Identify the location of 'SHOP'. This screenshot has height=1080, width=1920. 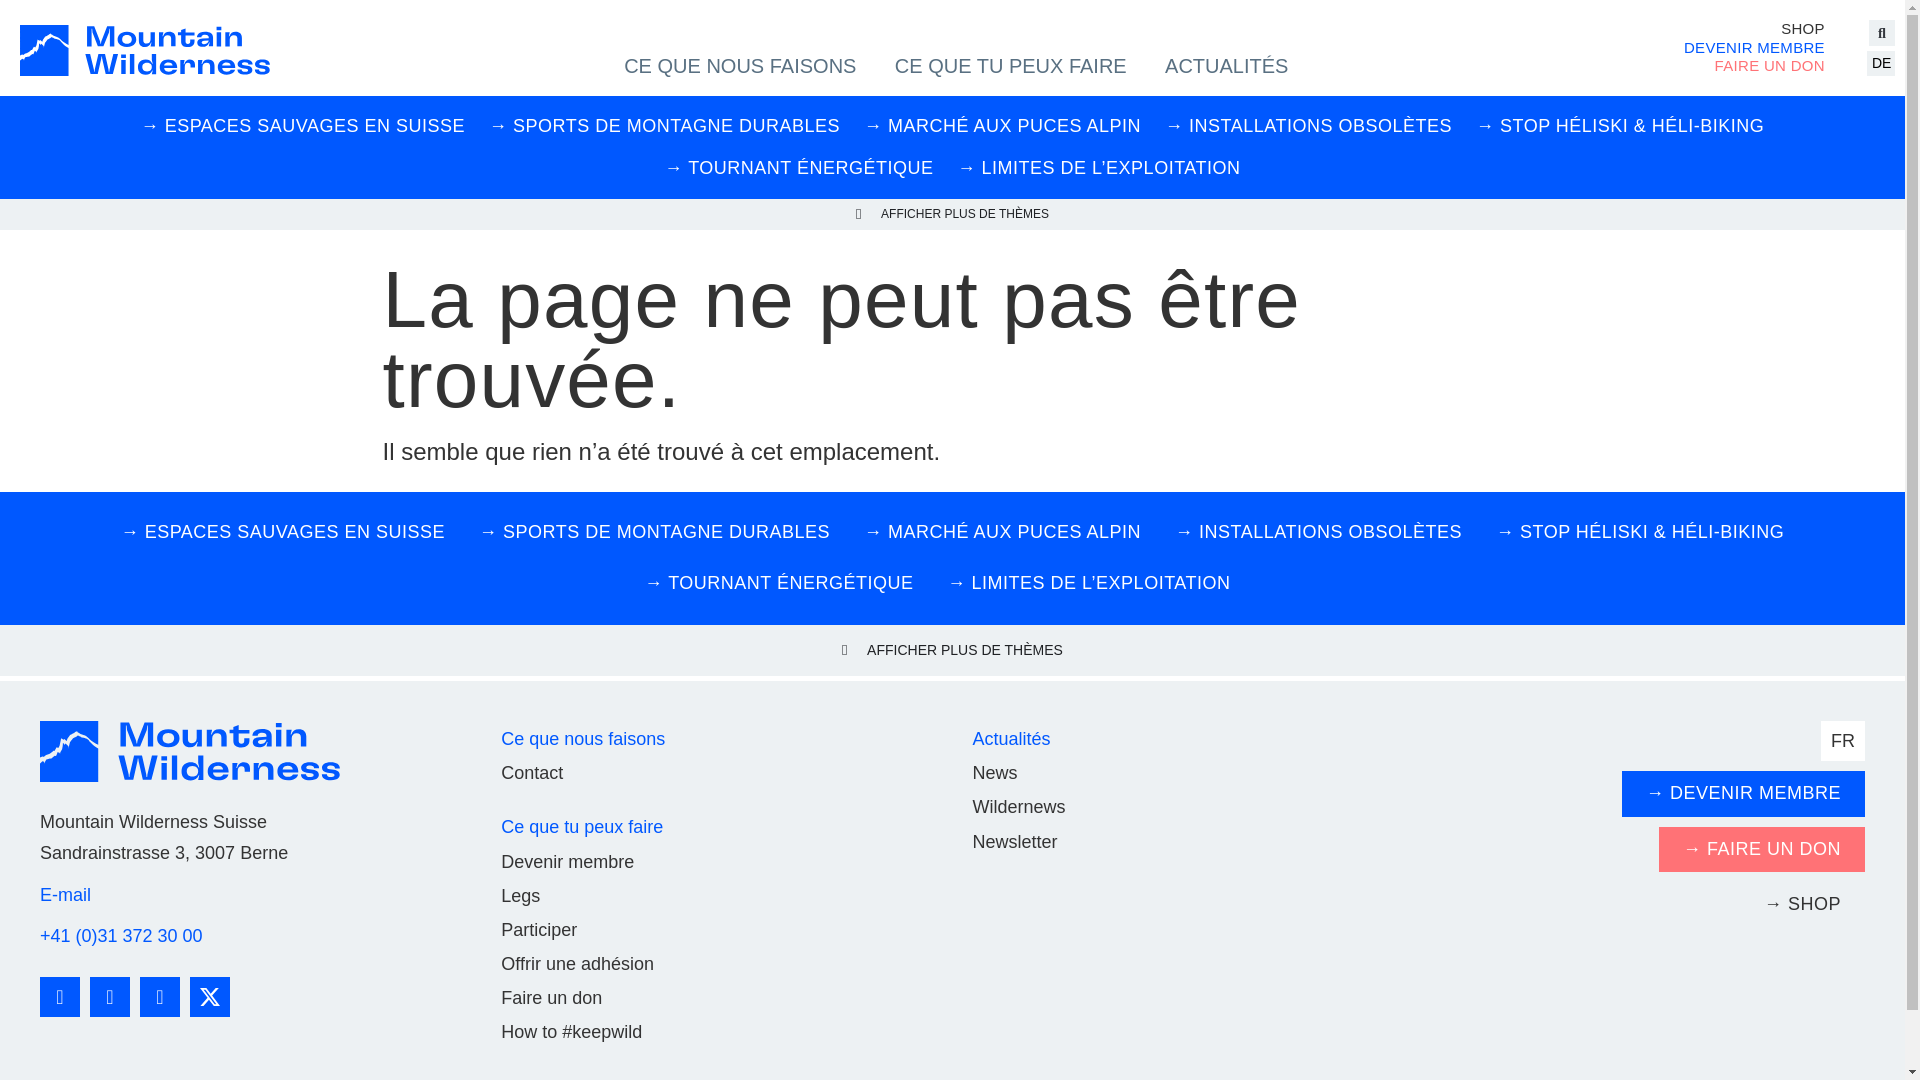
(1753, 29).